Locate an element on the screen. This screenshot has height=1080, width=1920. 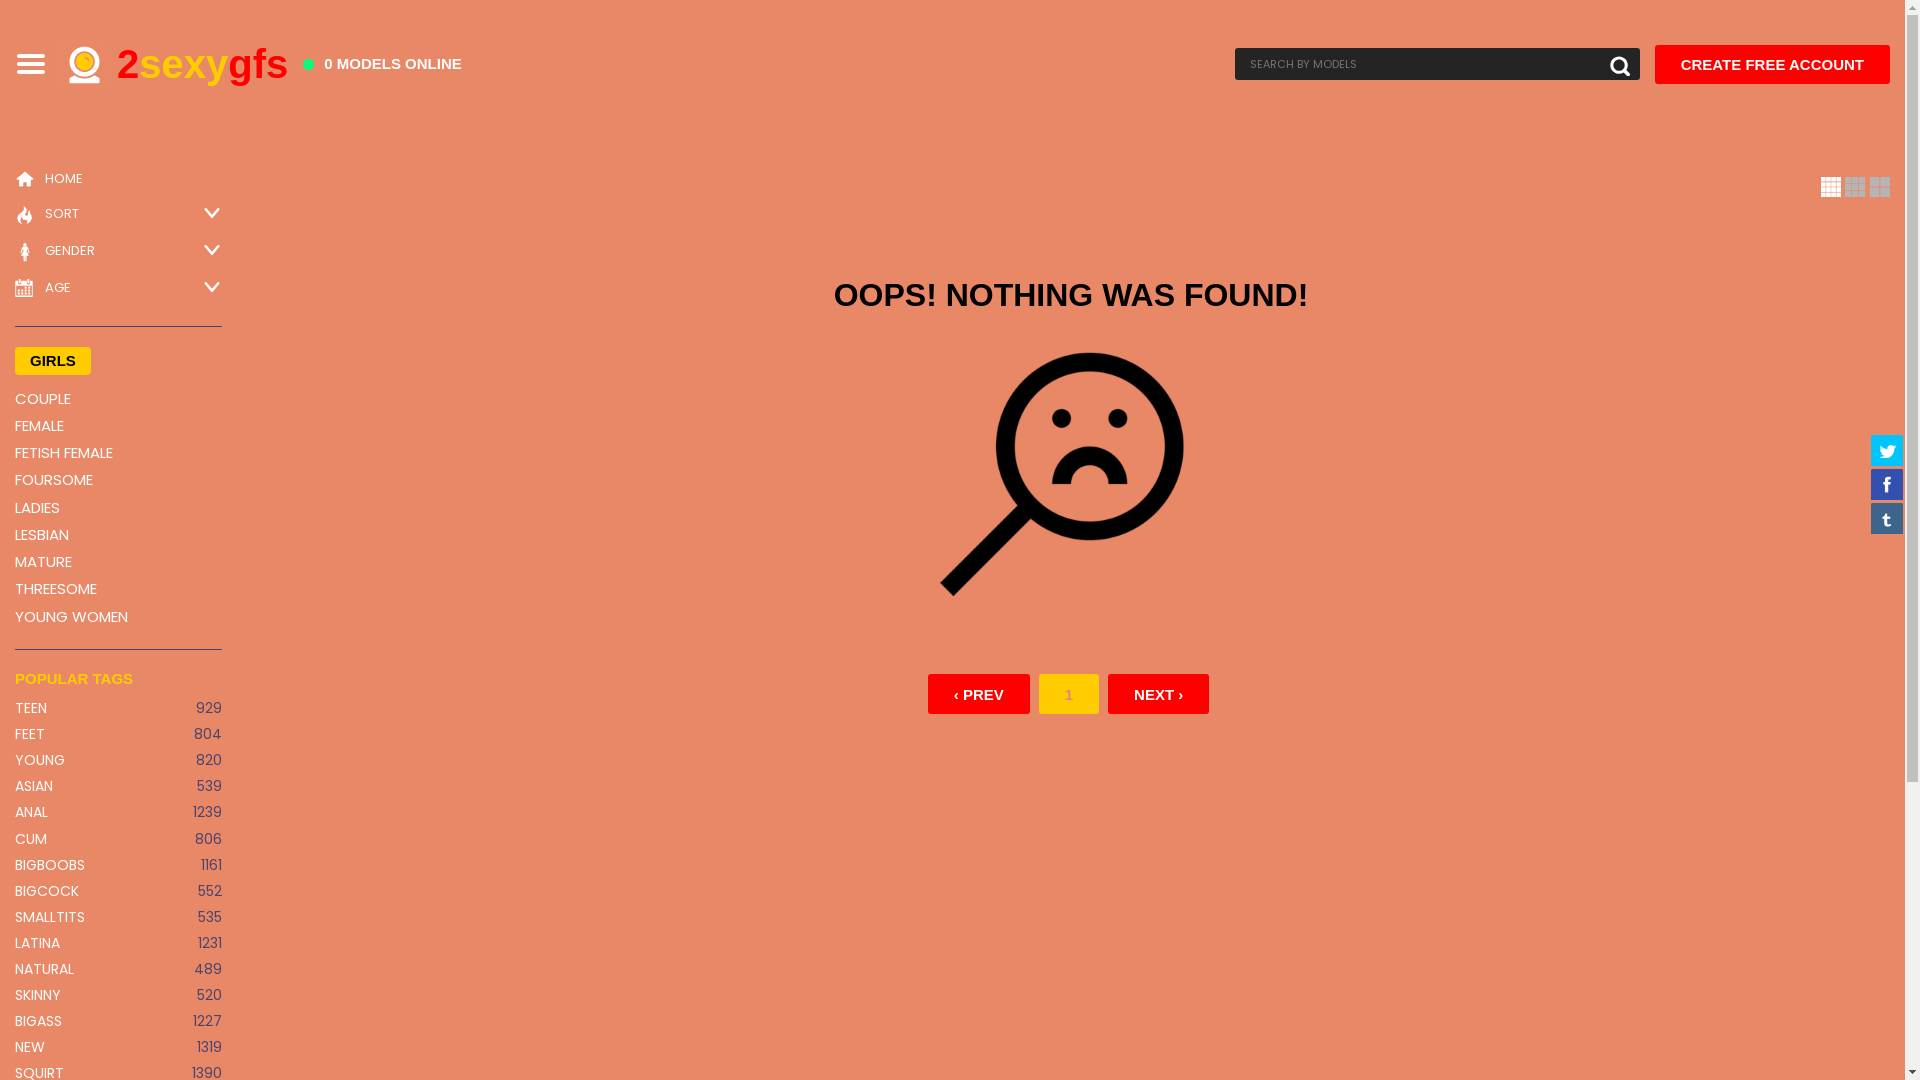
'MATURE' is located at coordinates (117, 561).